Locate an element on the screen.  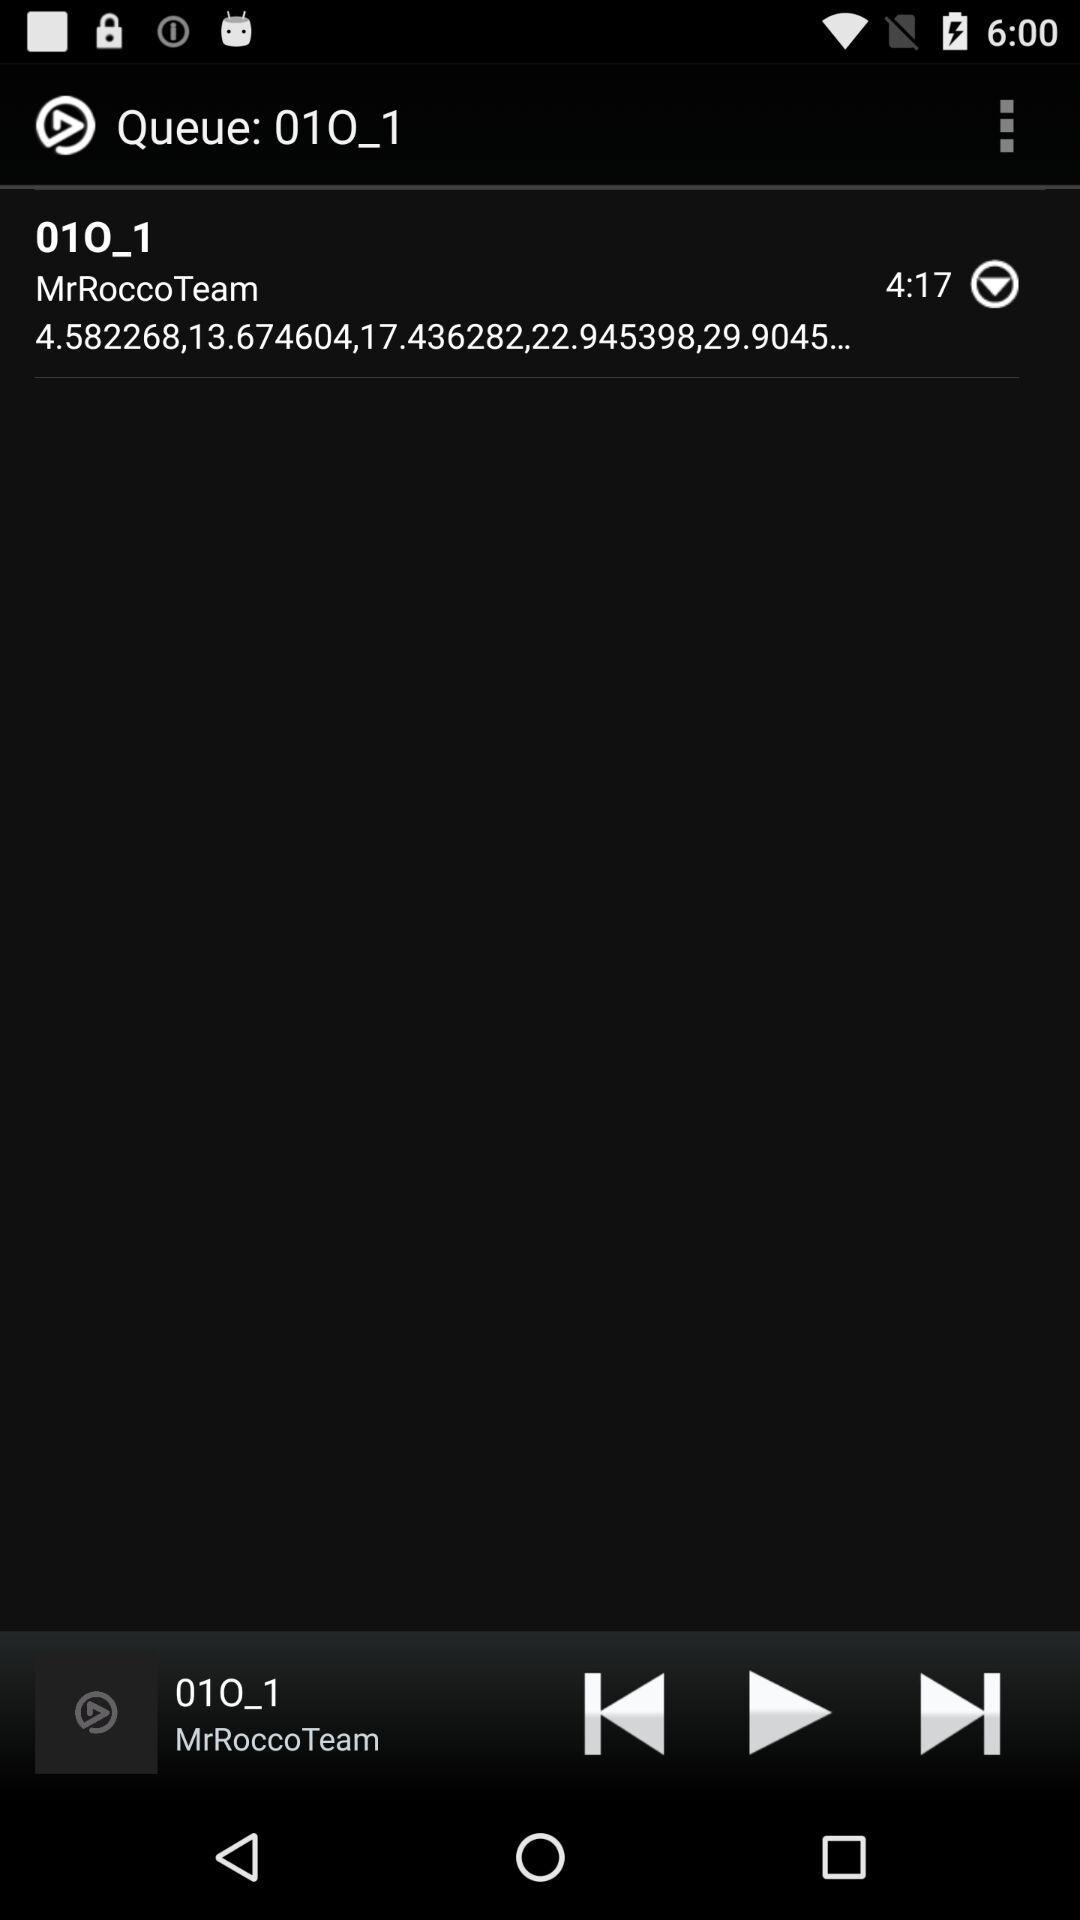
icon which is beside 417 is located at coordinates (1003, 282).